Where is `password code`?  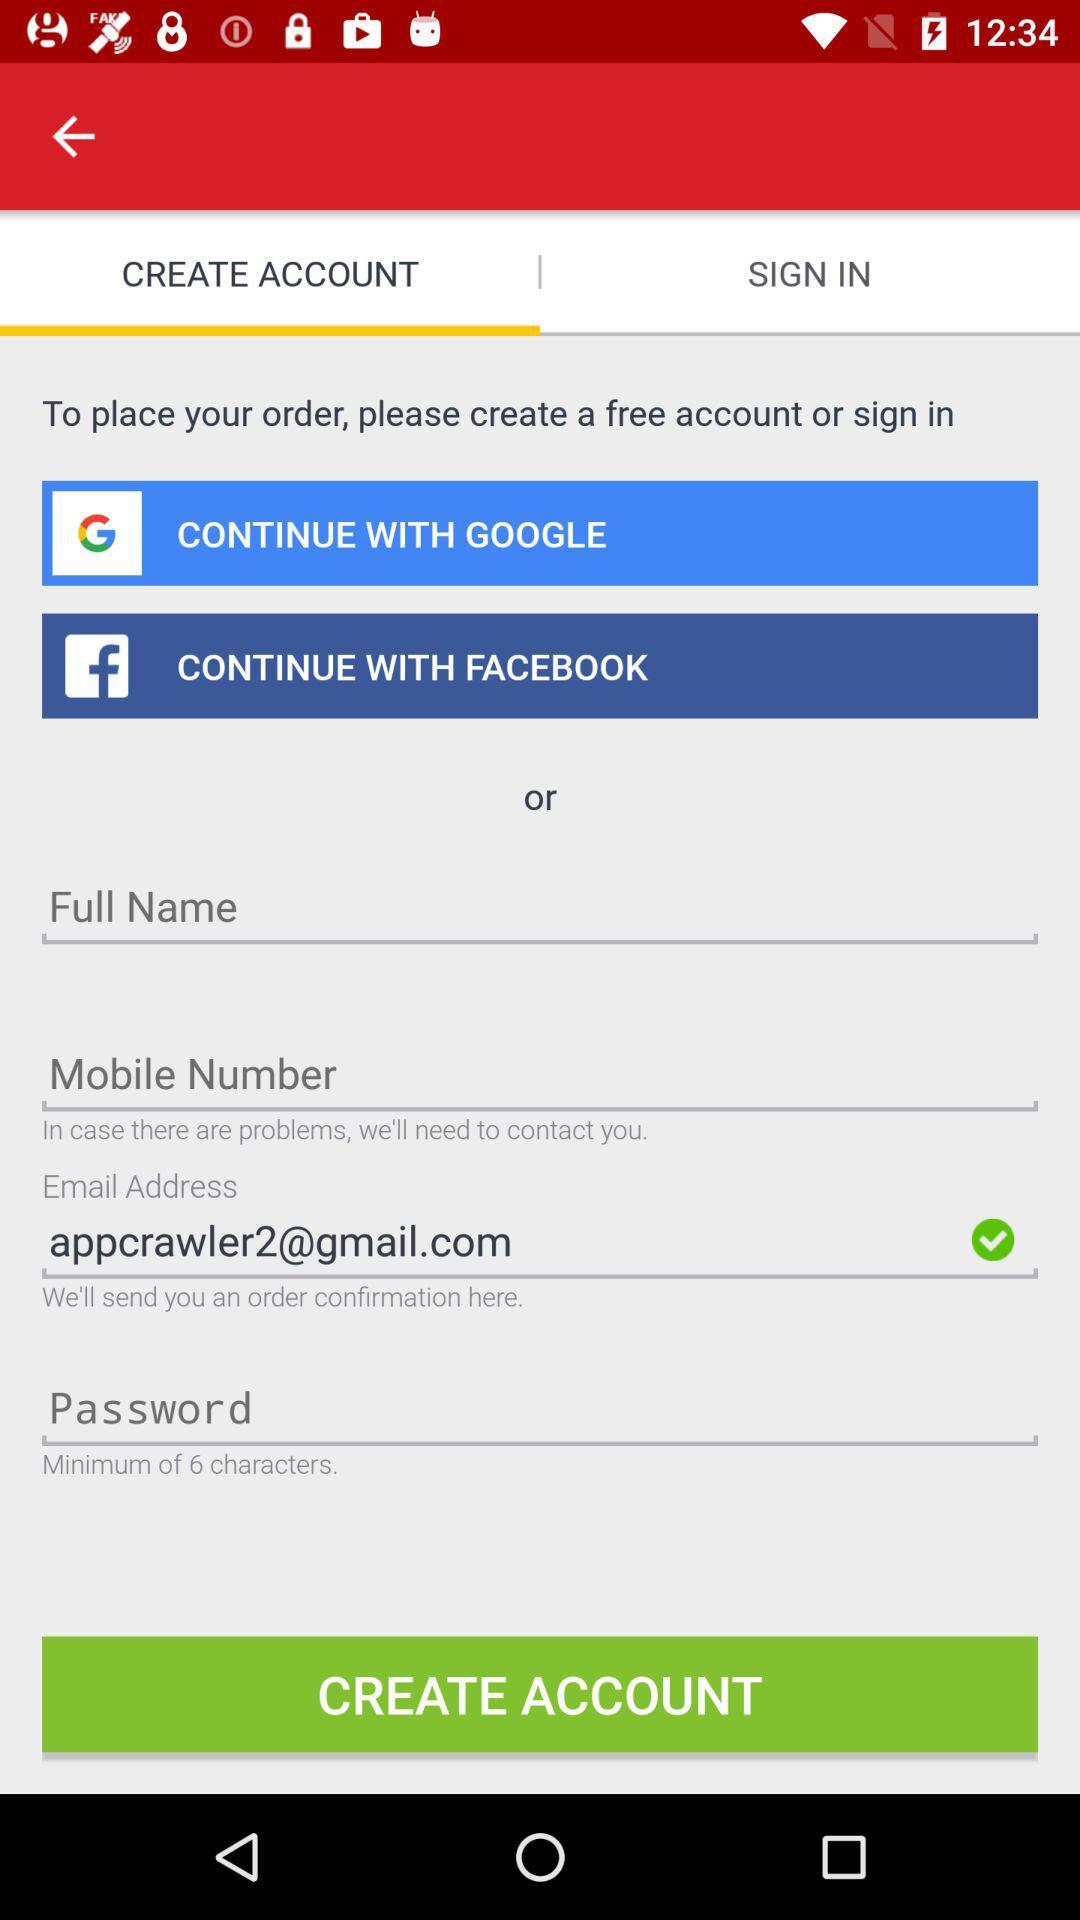
password code is located at coordinates (540, 1405).